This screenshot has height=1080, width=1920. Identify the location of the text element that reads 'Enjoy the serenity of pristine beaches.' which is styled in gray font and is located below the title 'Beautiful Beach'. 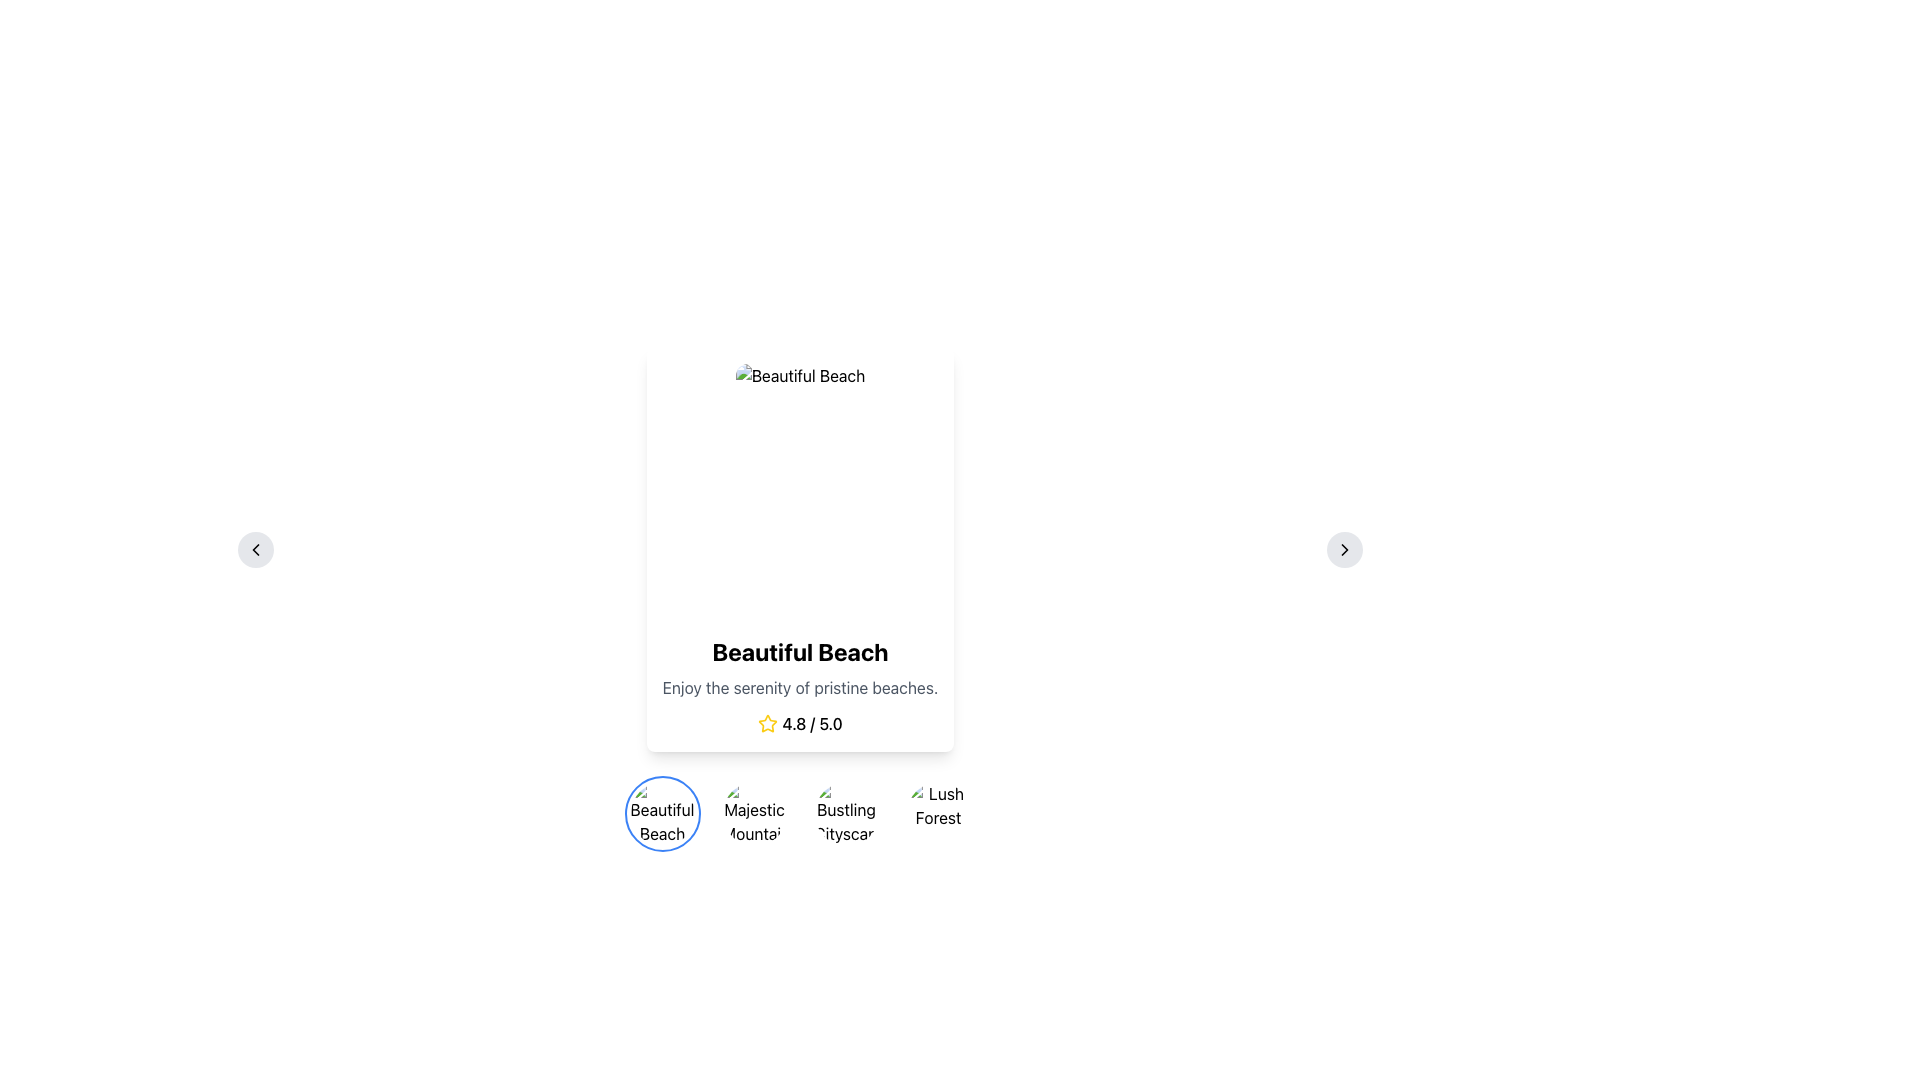
(800, 686).